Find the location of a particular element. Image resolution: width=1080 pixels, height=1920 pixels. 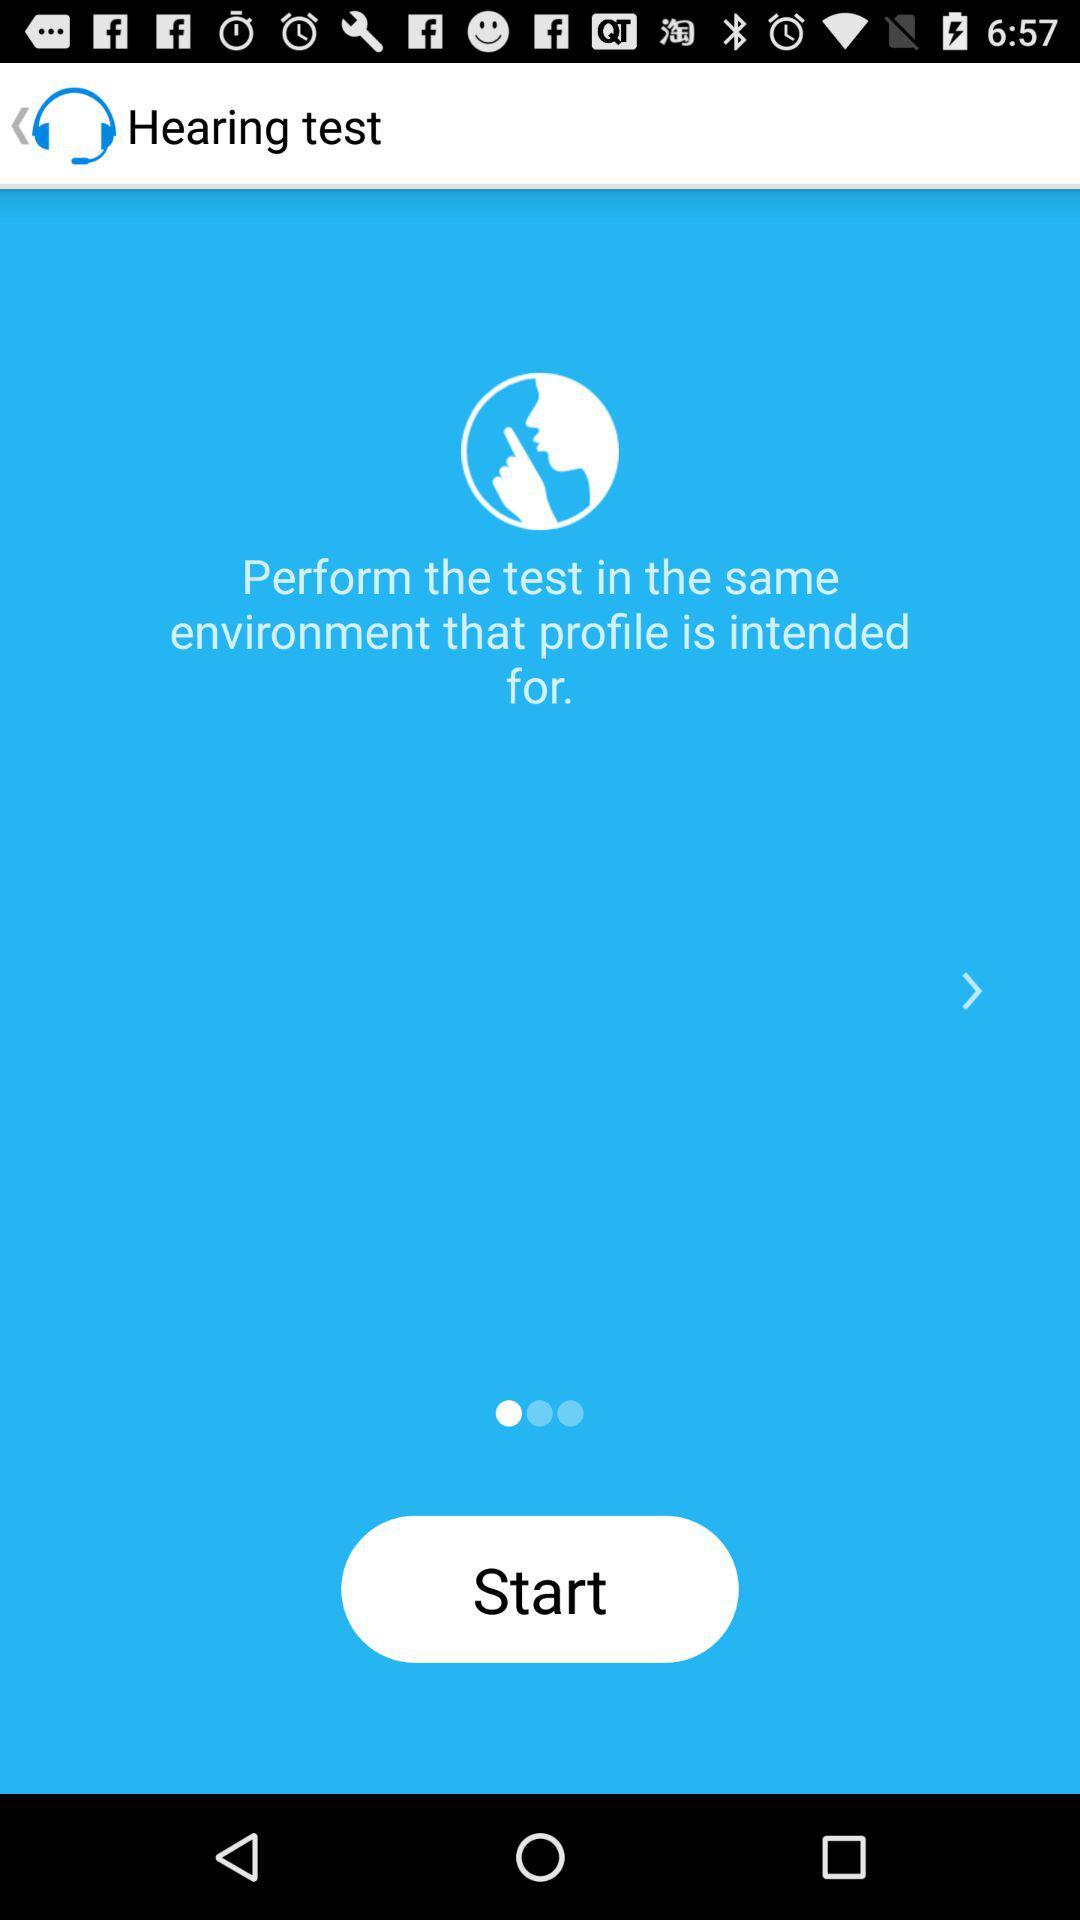

next page is located at coordinates (538, 1412).